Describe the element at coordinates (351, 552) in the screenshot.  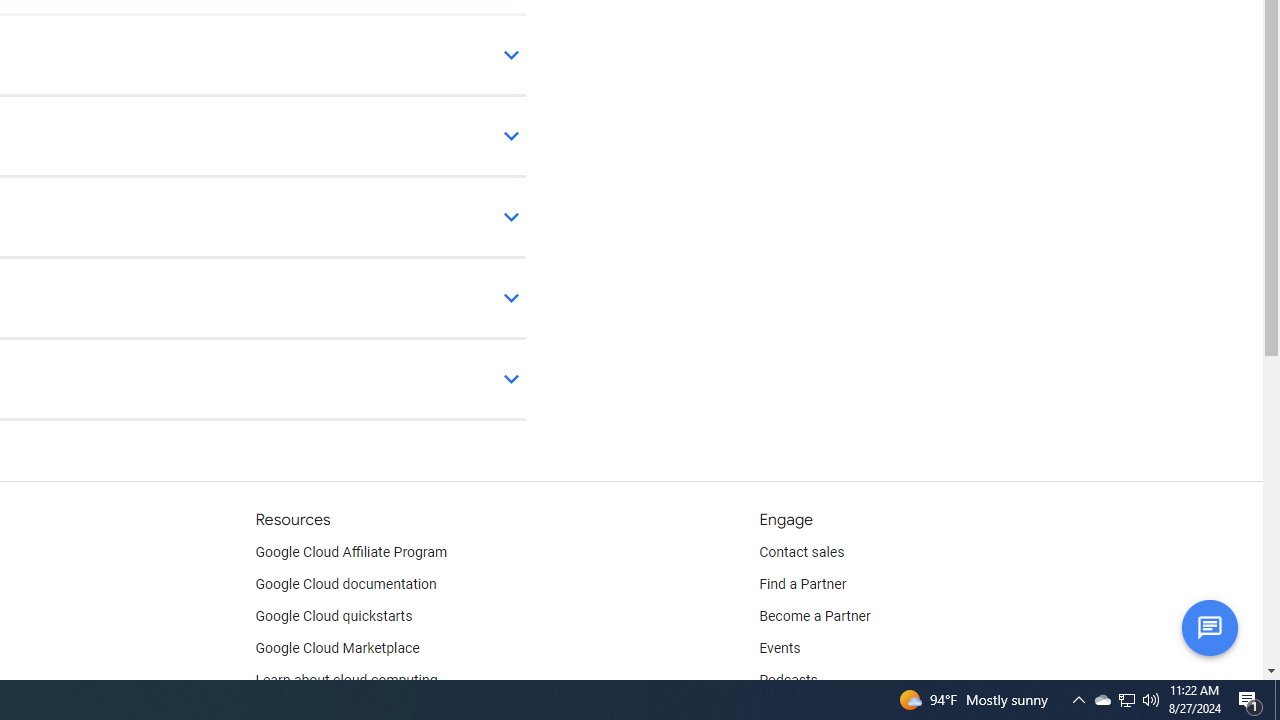
I see `'Google Cloud Affiliate Program'` at that location.